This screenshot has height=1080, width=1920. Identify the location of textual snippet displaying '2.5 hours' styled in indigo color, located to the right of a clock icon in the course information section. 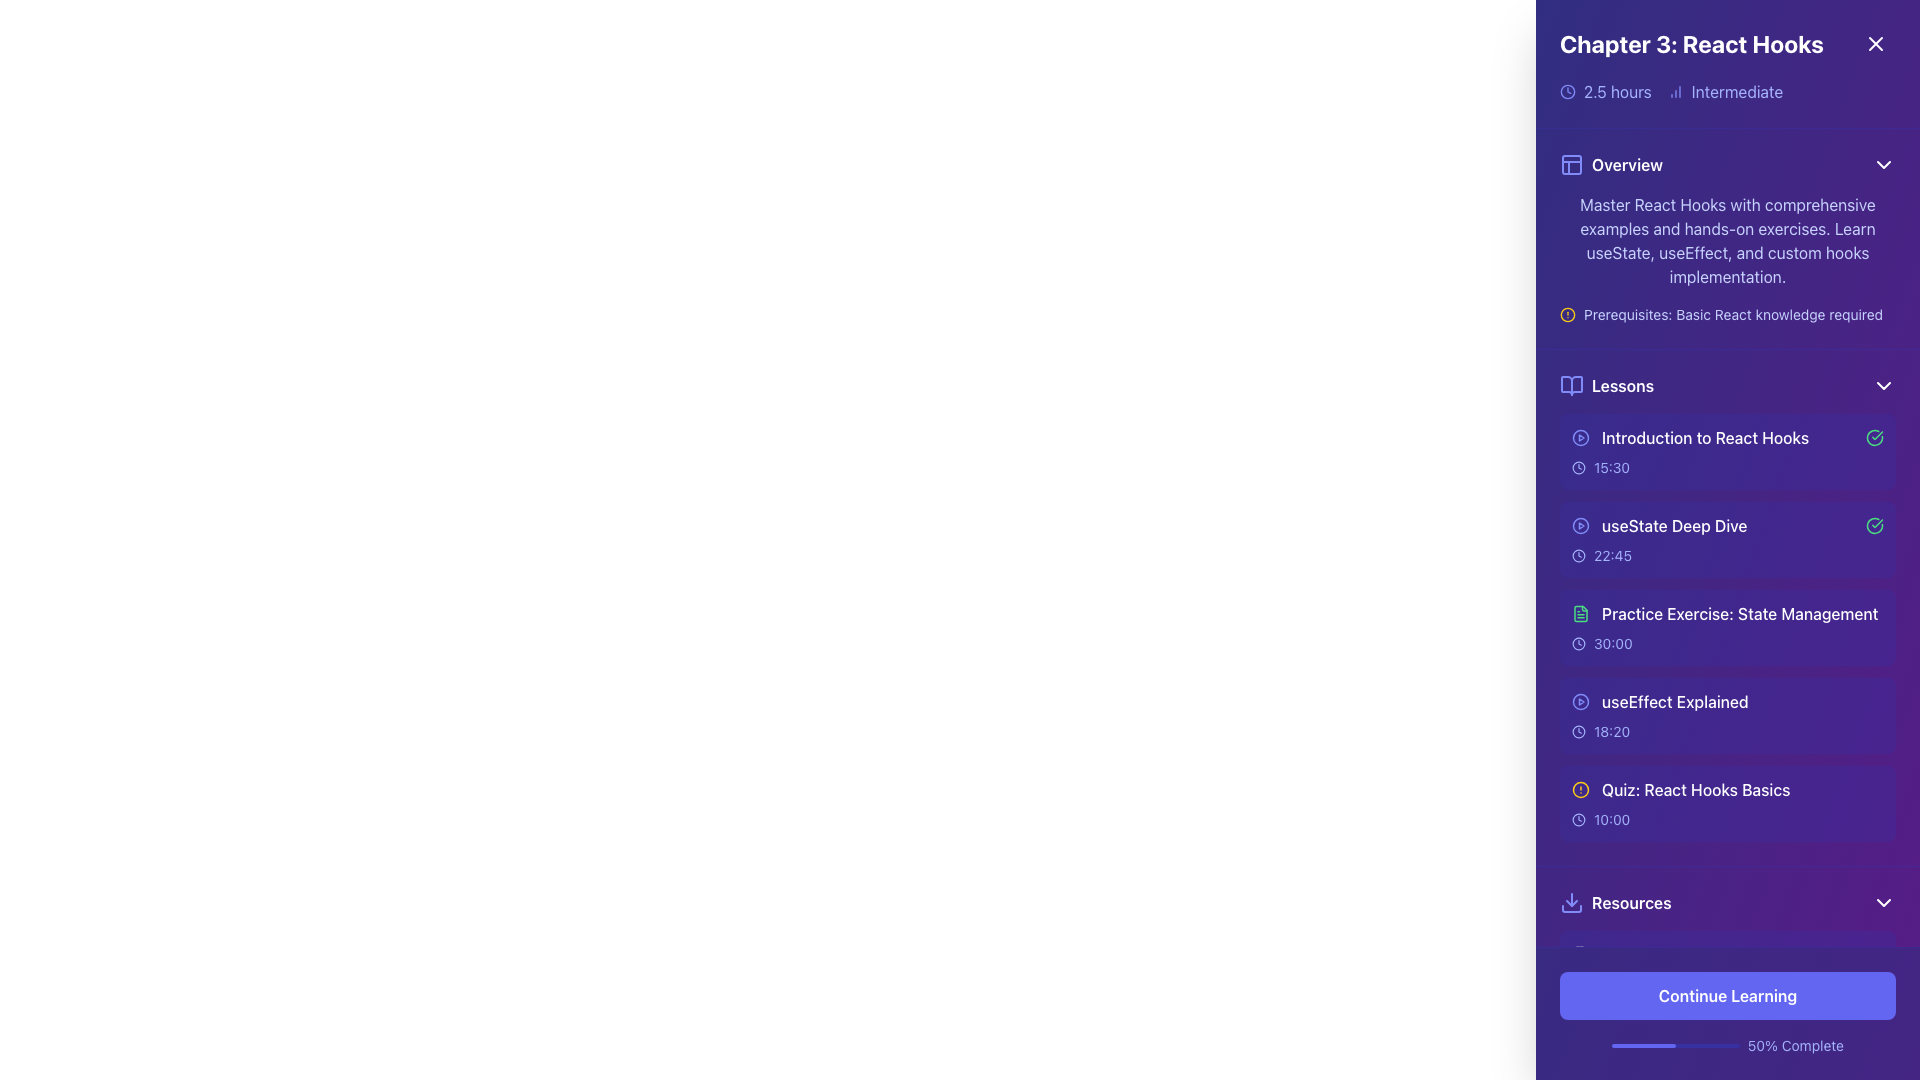
(1617, 92).